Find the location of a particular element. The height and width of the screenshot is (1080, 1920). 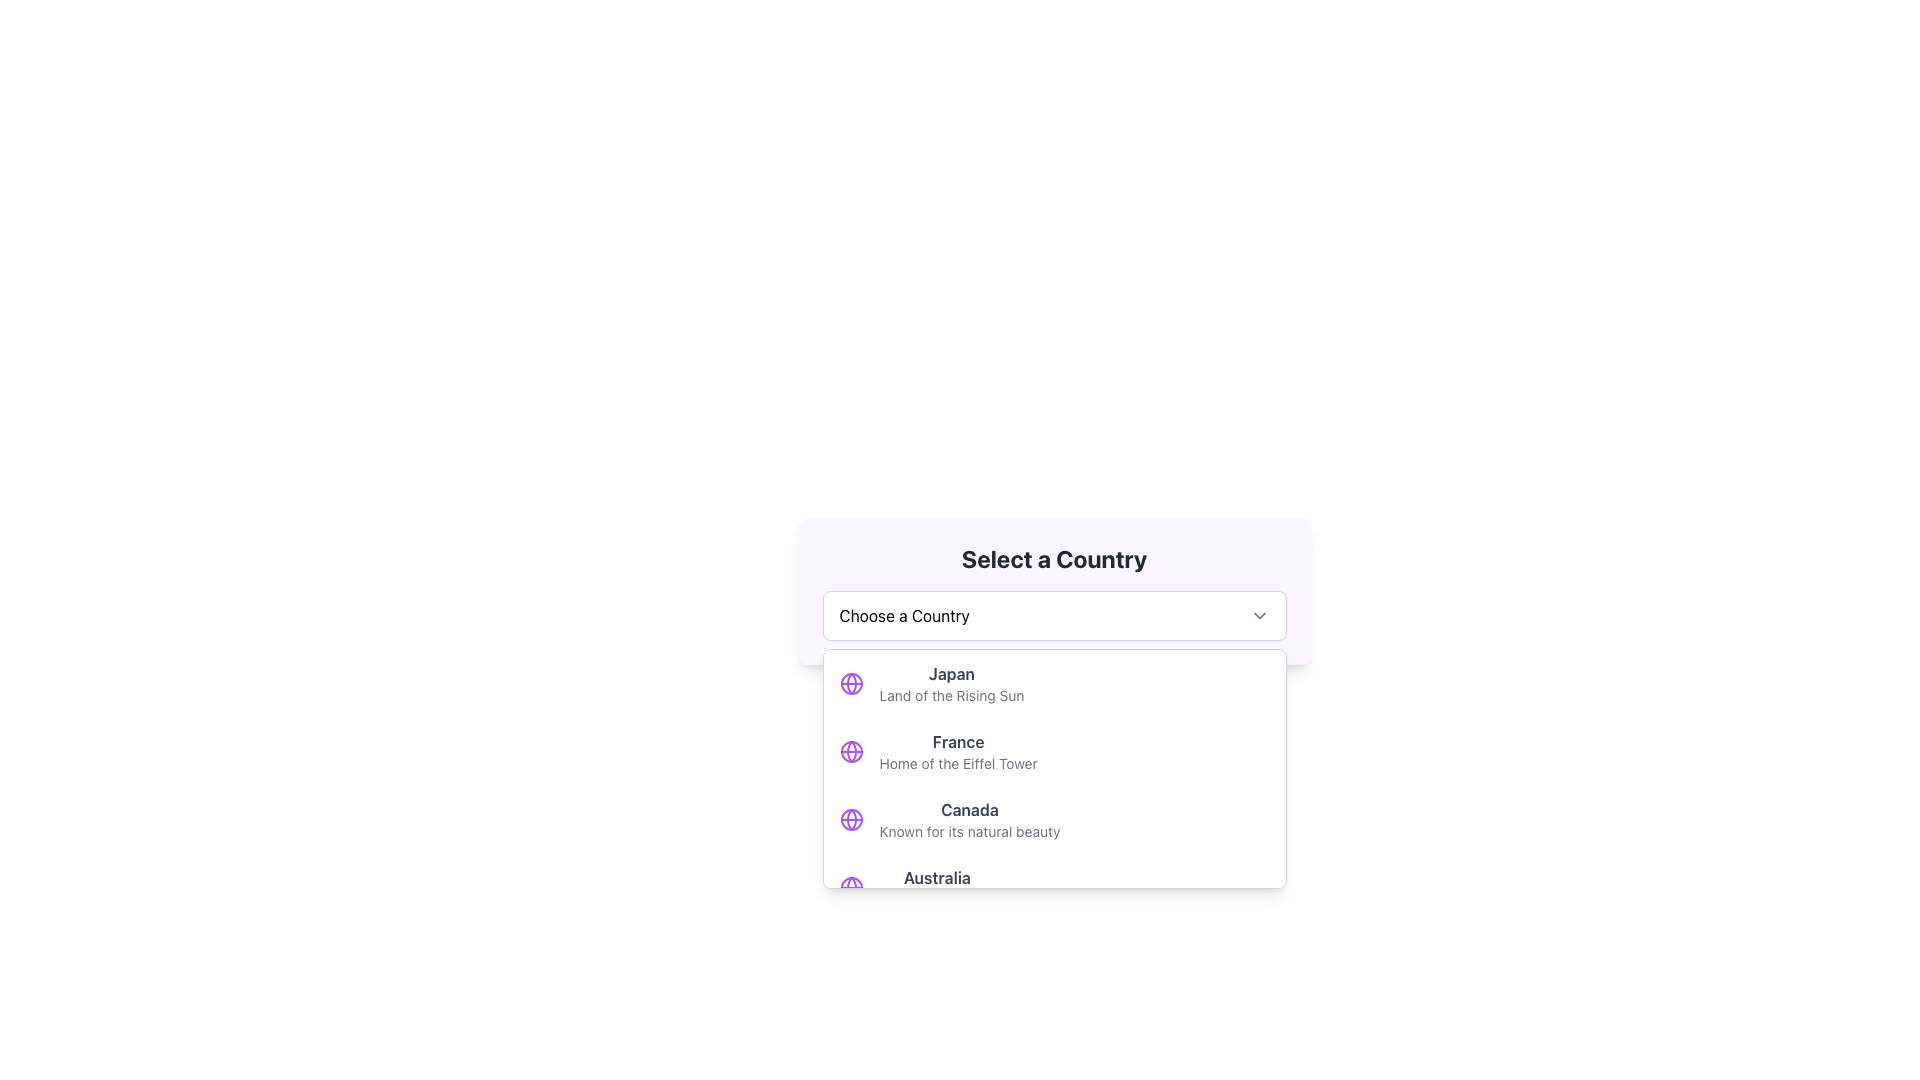

the globe icon representing Canada, which is styled in purple and located on the left side of the list item labeled 'Canada' with the subtitle 'Known for its natural beauty' is located at coordinates (851, 820).